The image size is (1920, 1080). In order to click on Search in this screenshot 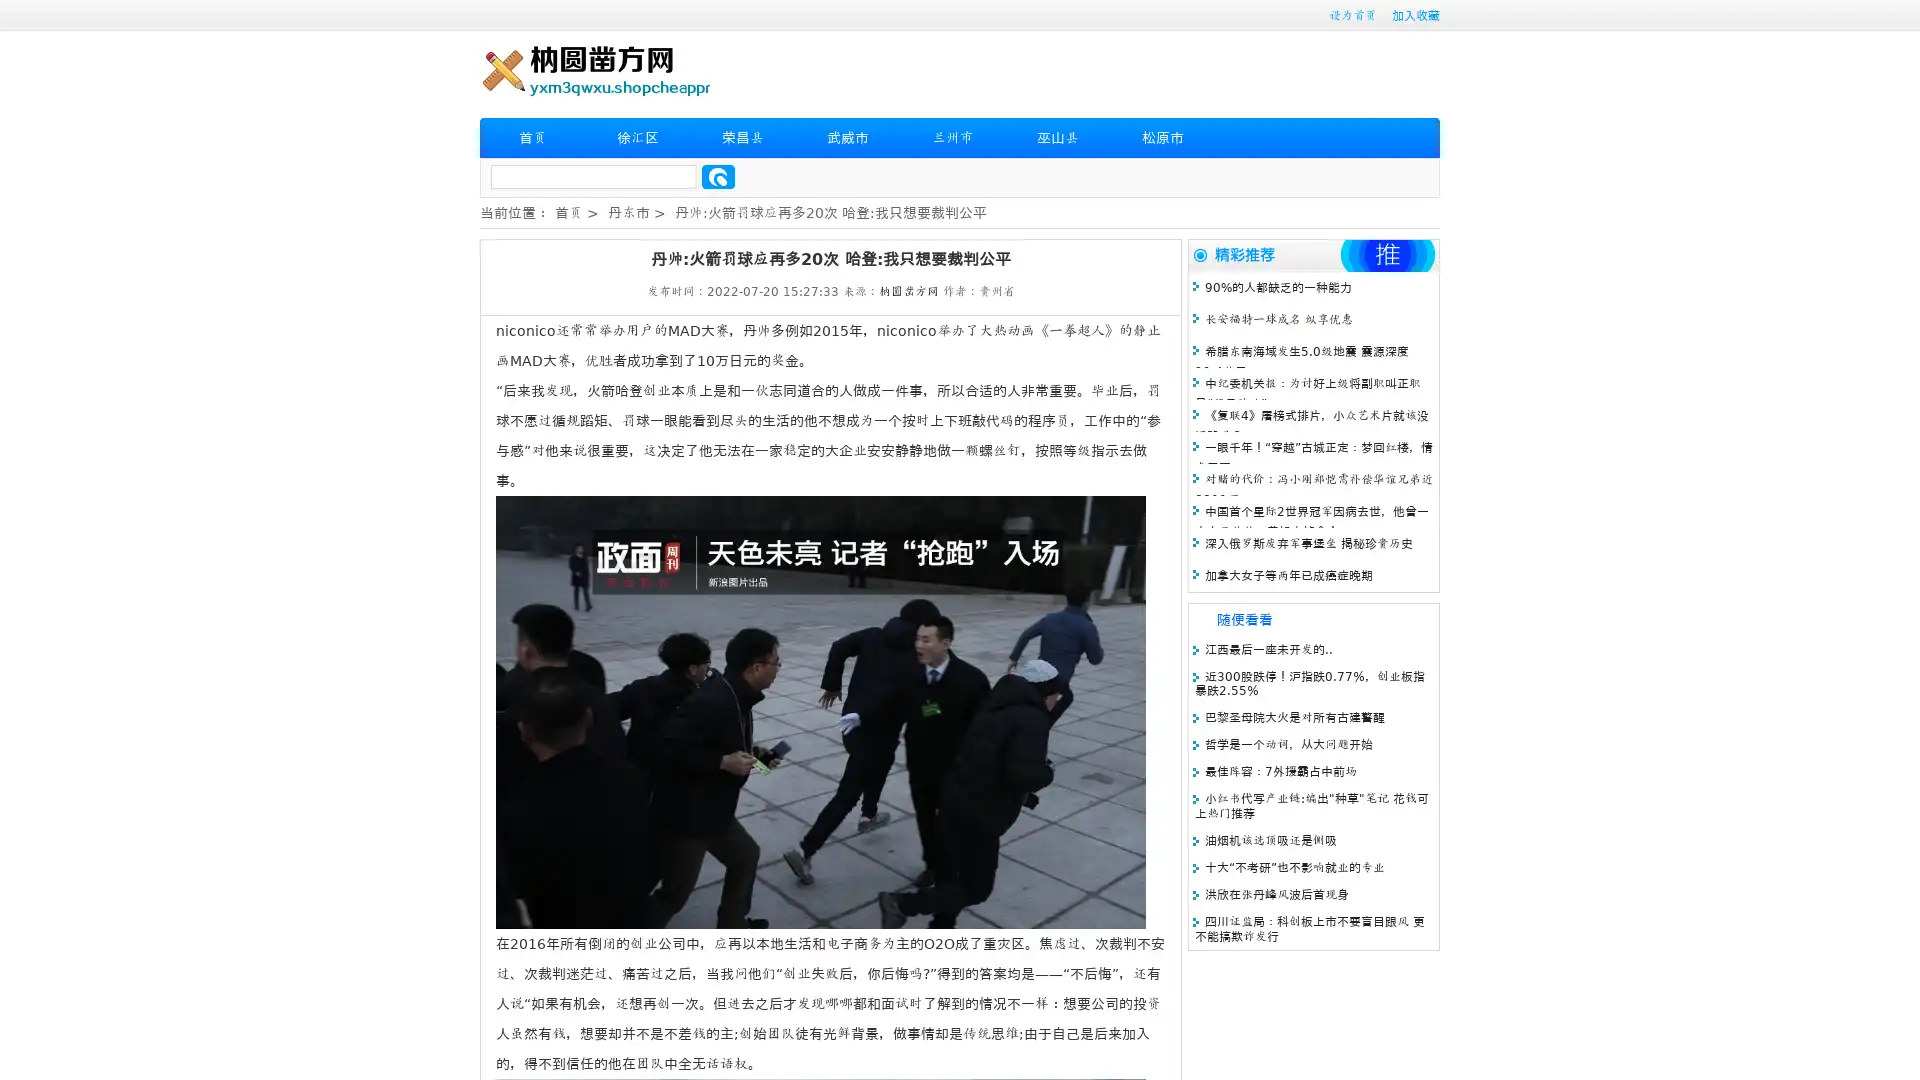, I will do `click(718, 176)`.